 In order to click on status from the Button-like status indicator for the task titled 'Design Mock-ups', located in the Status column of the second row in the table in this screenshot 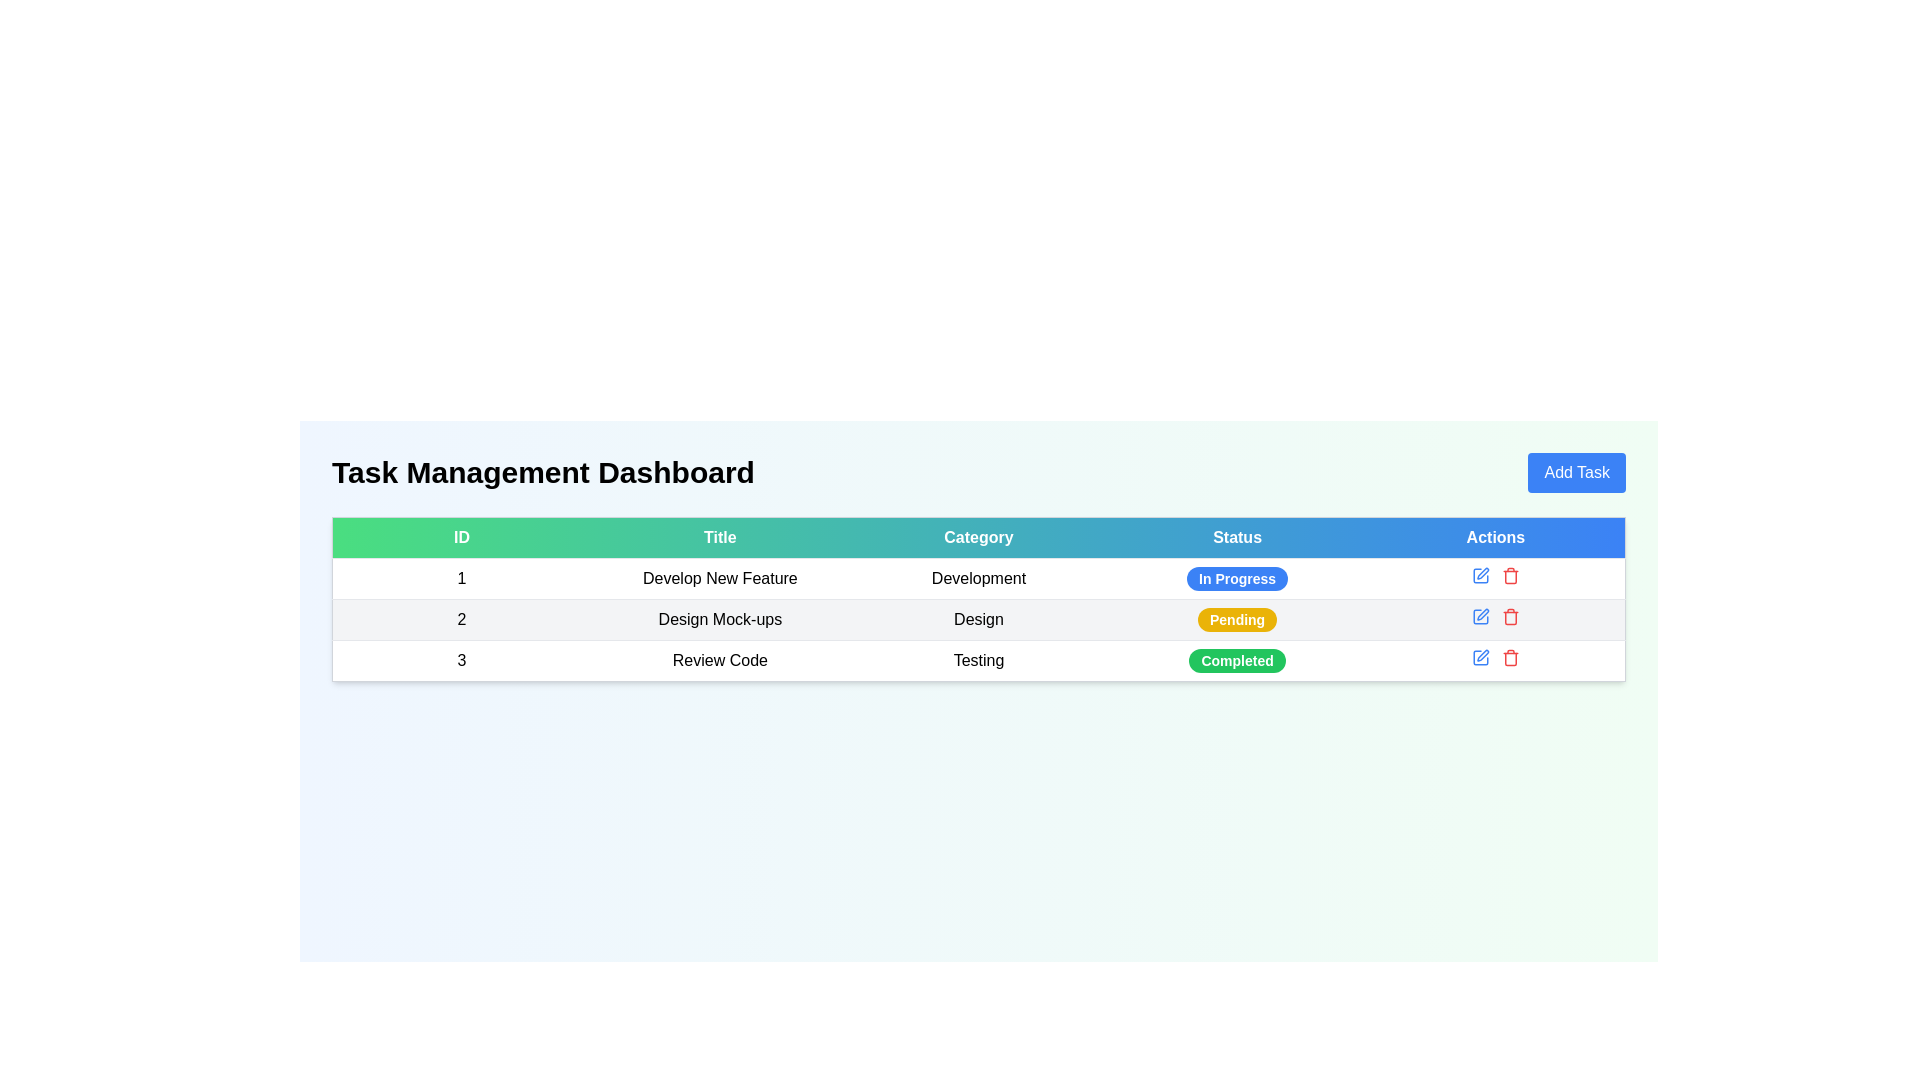, I will do `click(1236, 619)`.